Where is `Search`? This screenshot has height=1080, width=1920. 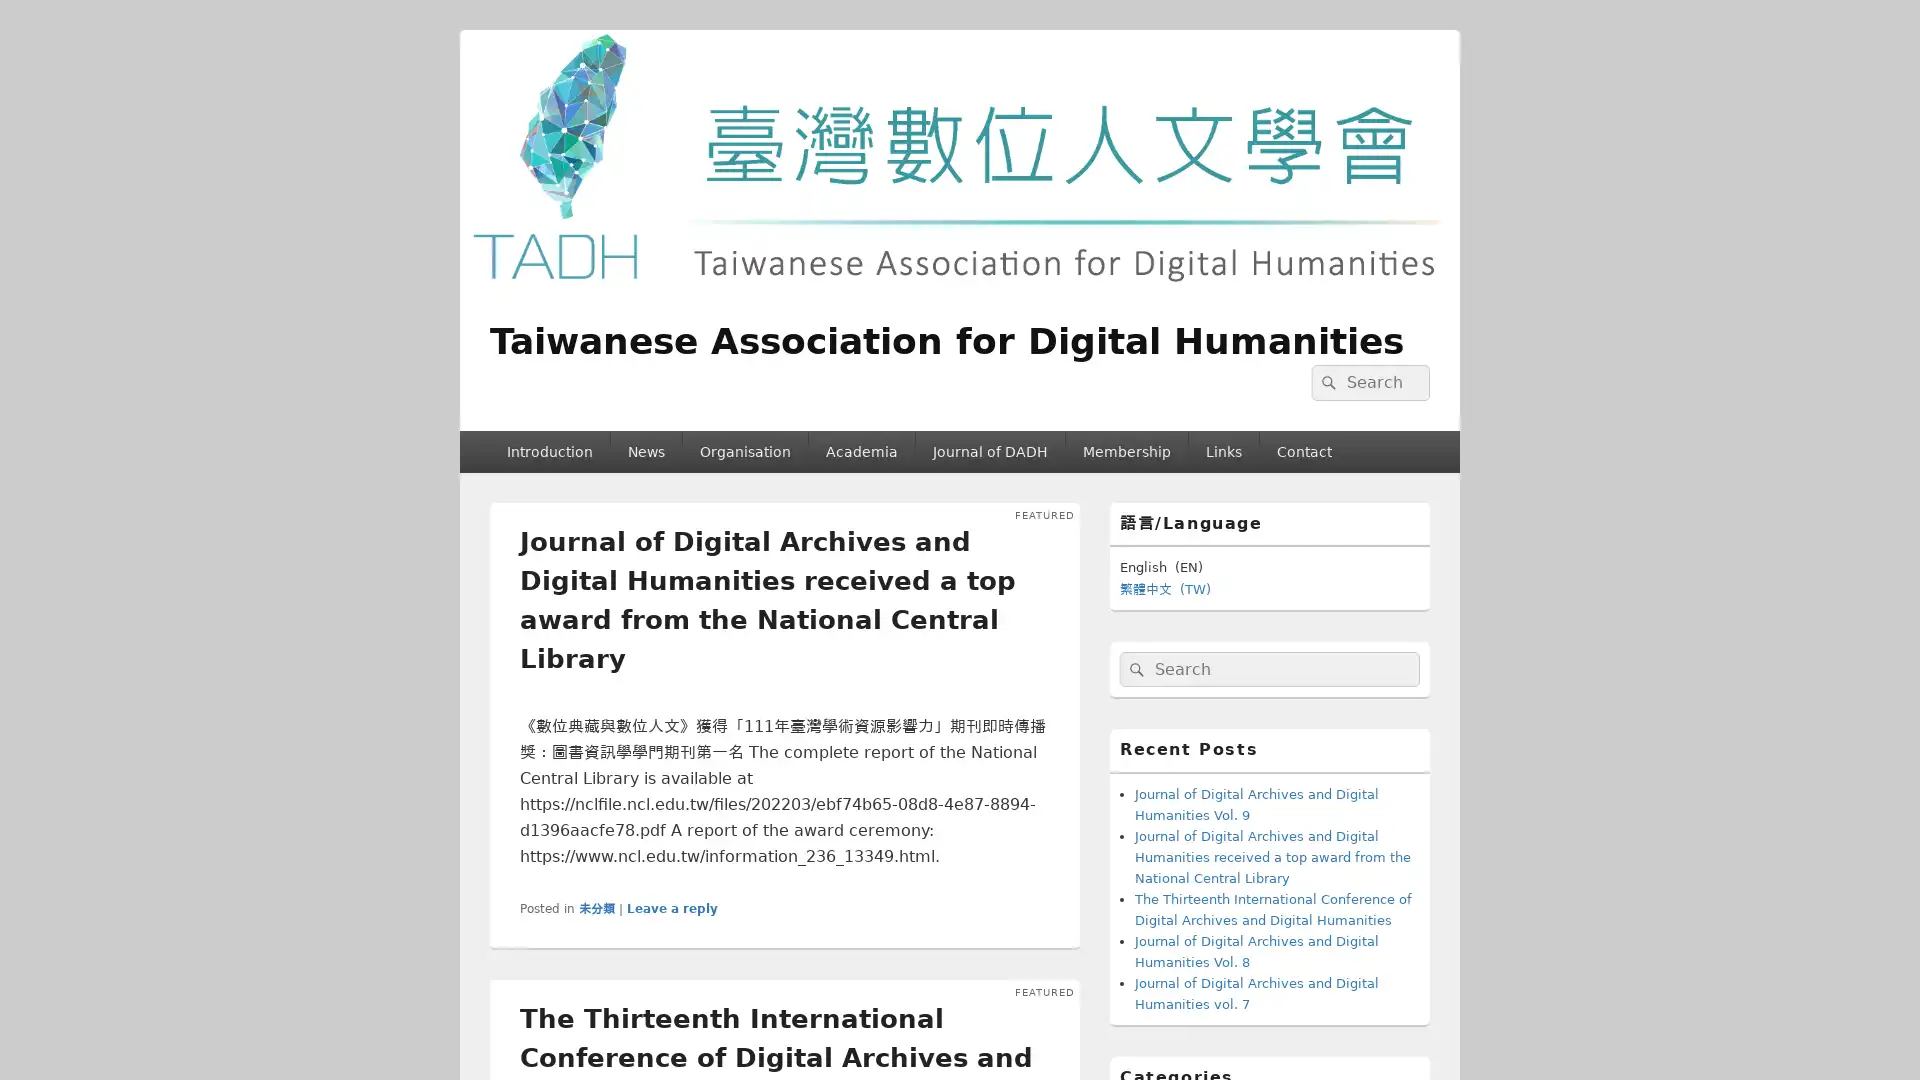 Search is located at coordinates (1326, 382).